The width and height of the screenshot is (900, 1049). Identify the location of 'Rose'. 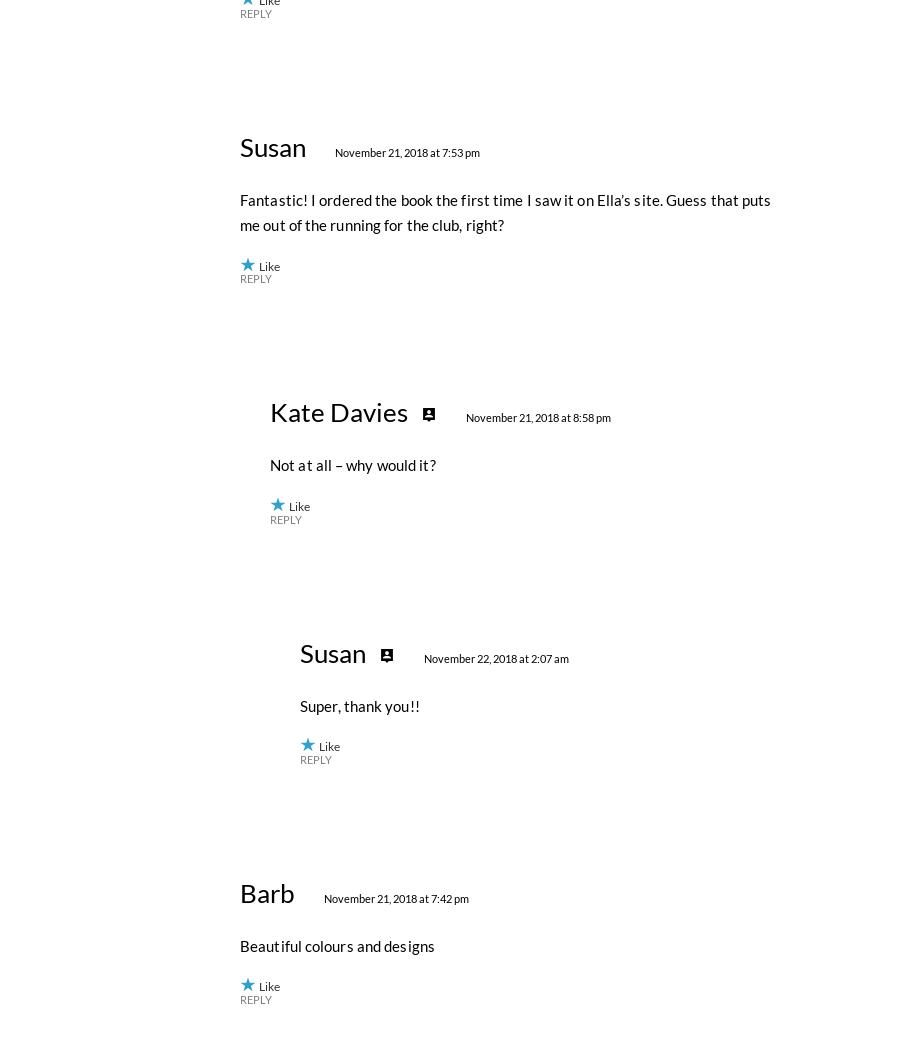
(267, 320).